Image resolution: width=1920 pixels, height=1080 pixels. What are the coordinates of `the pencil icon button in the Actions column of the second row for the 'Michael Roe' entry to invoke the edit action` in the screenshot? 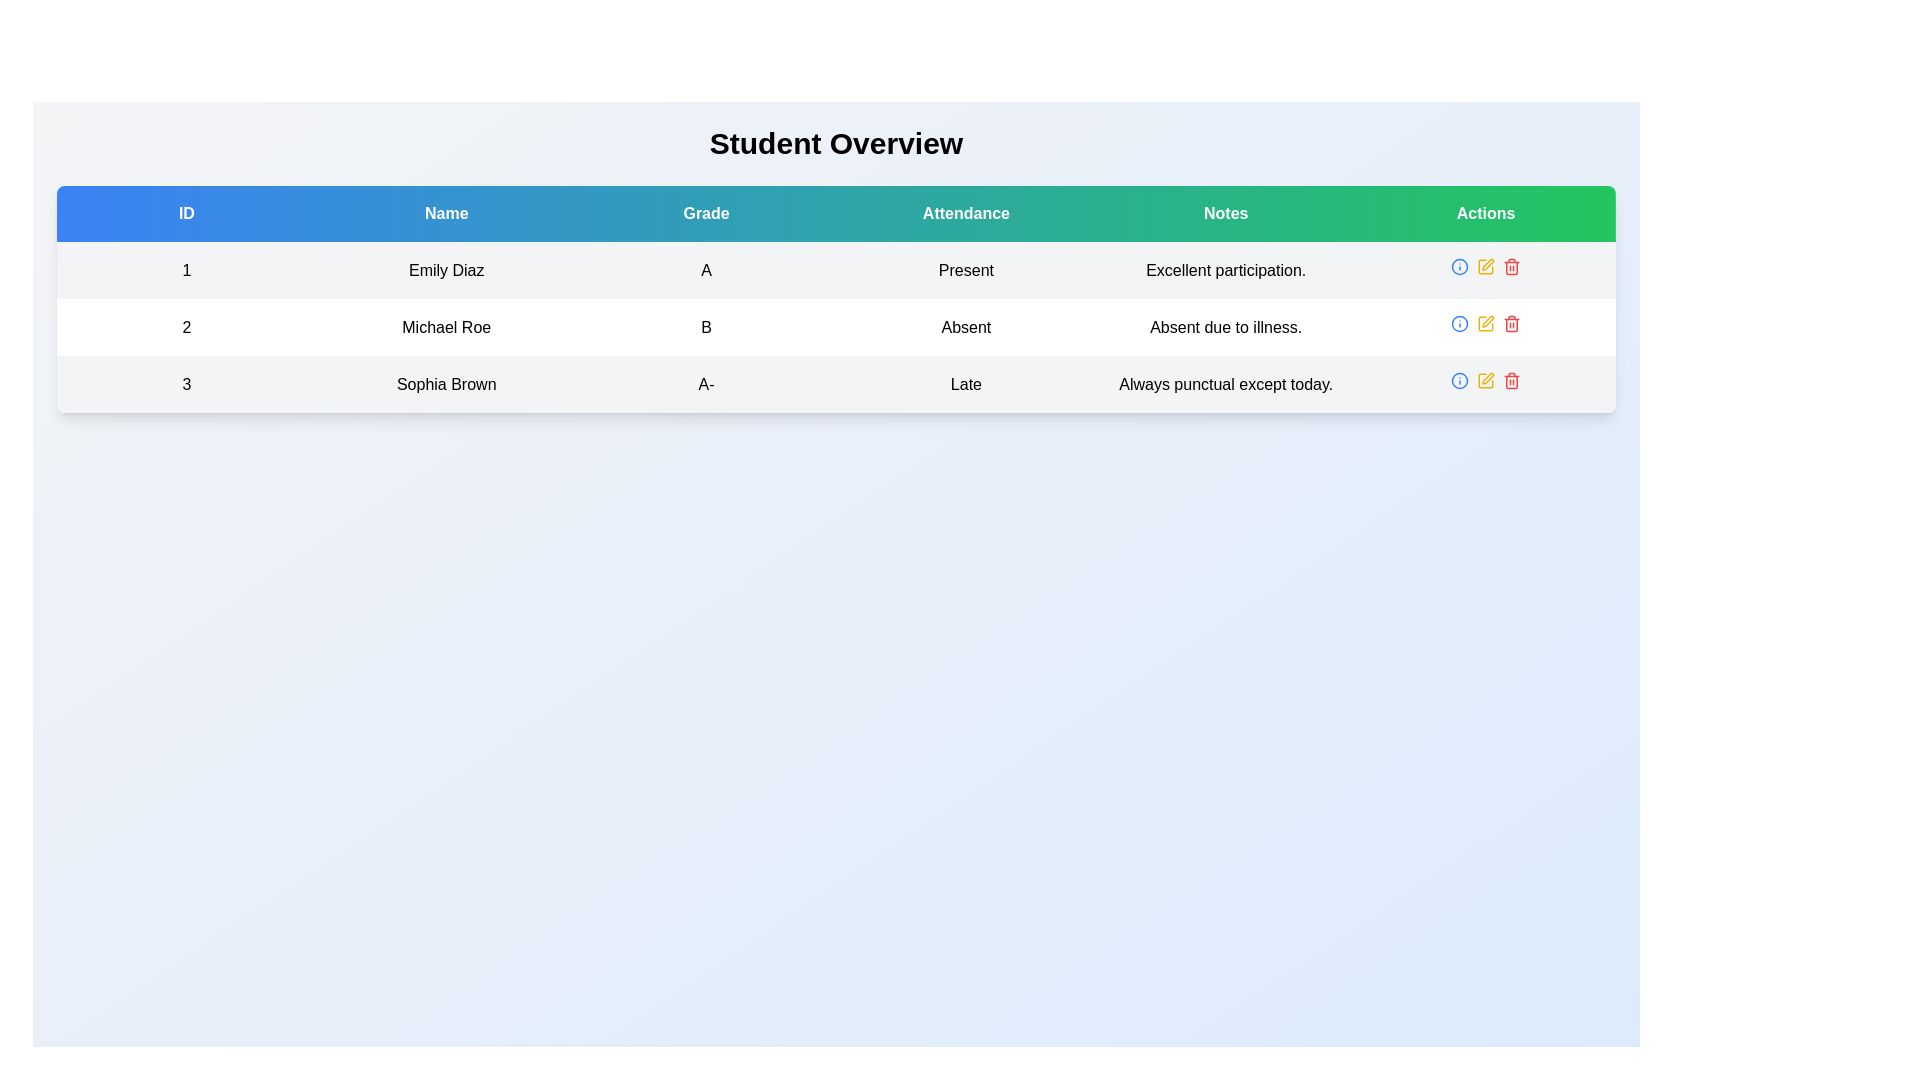 It's located at (1486, 326).